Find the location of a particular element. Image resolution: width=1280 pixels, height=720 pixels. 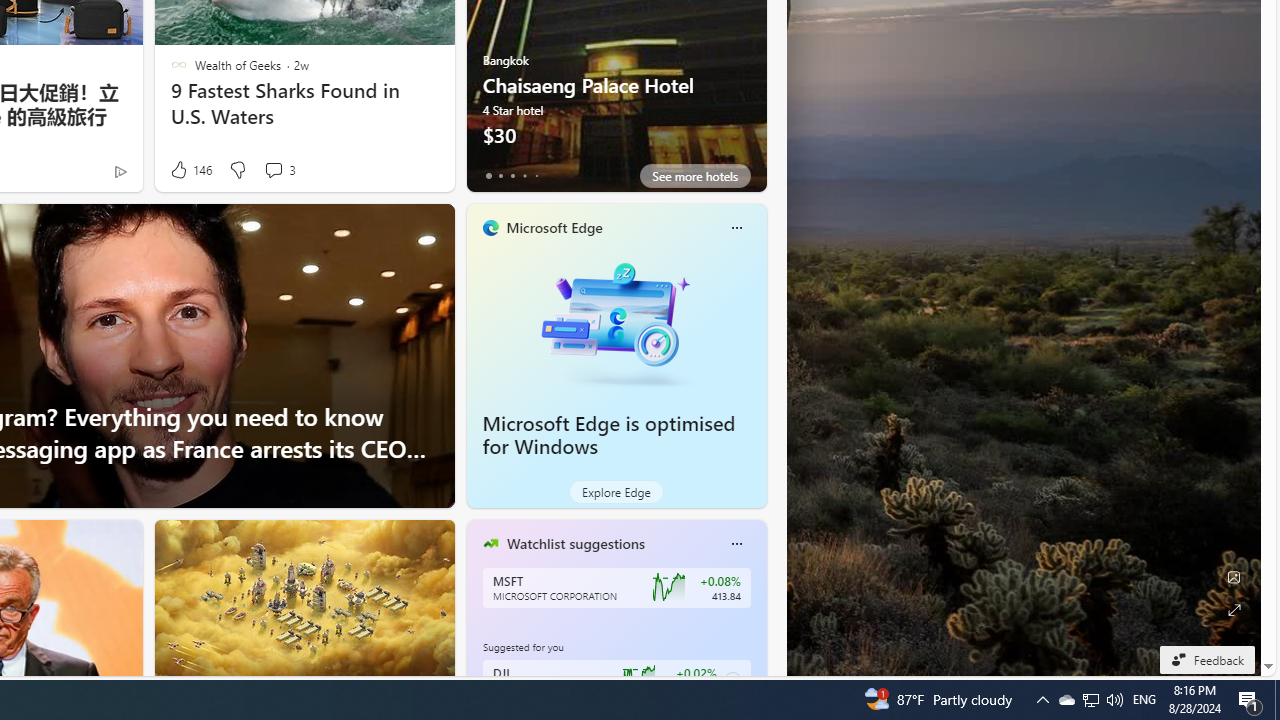

'tab-1' is located at coordinates (500, 175).